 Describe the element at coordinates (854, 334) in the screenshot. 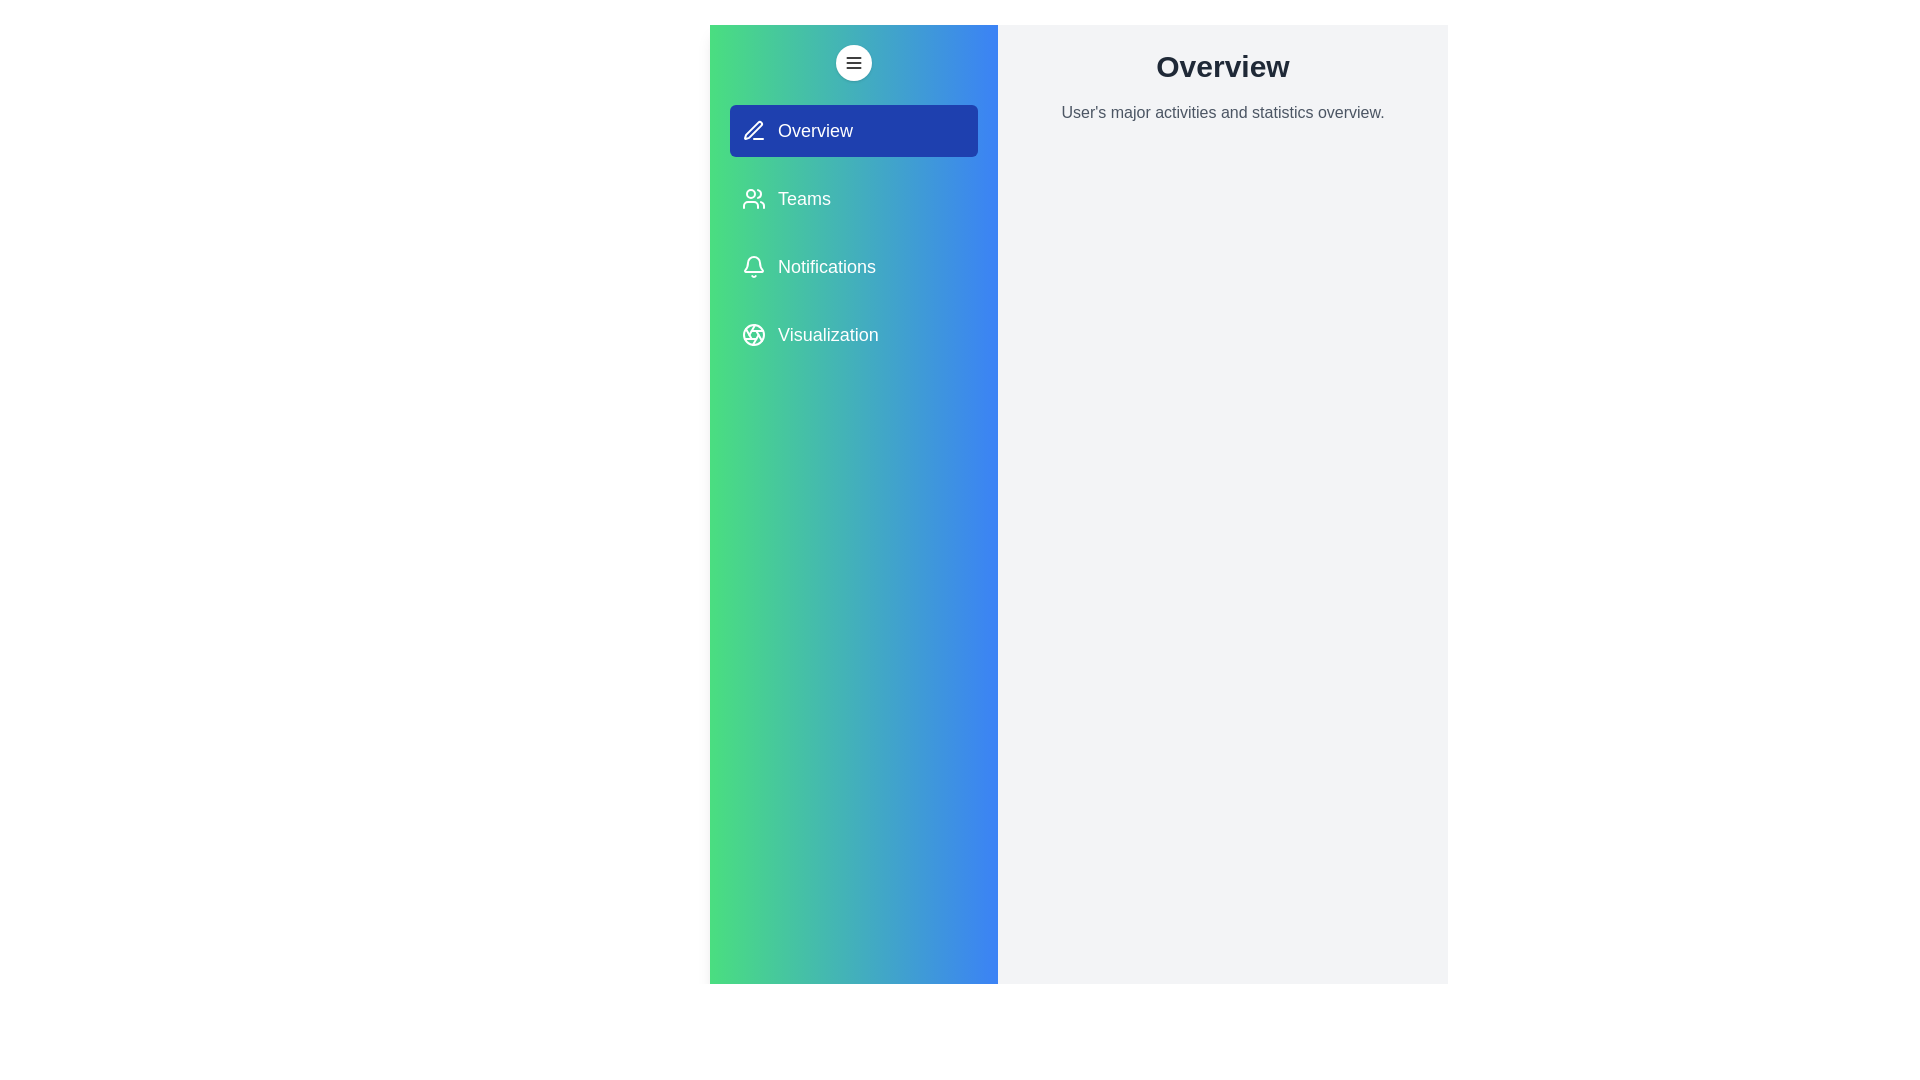

I see `the drawer elements to observe highlights. The element to hover over is specified by the parameter Visualization` at that location.